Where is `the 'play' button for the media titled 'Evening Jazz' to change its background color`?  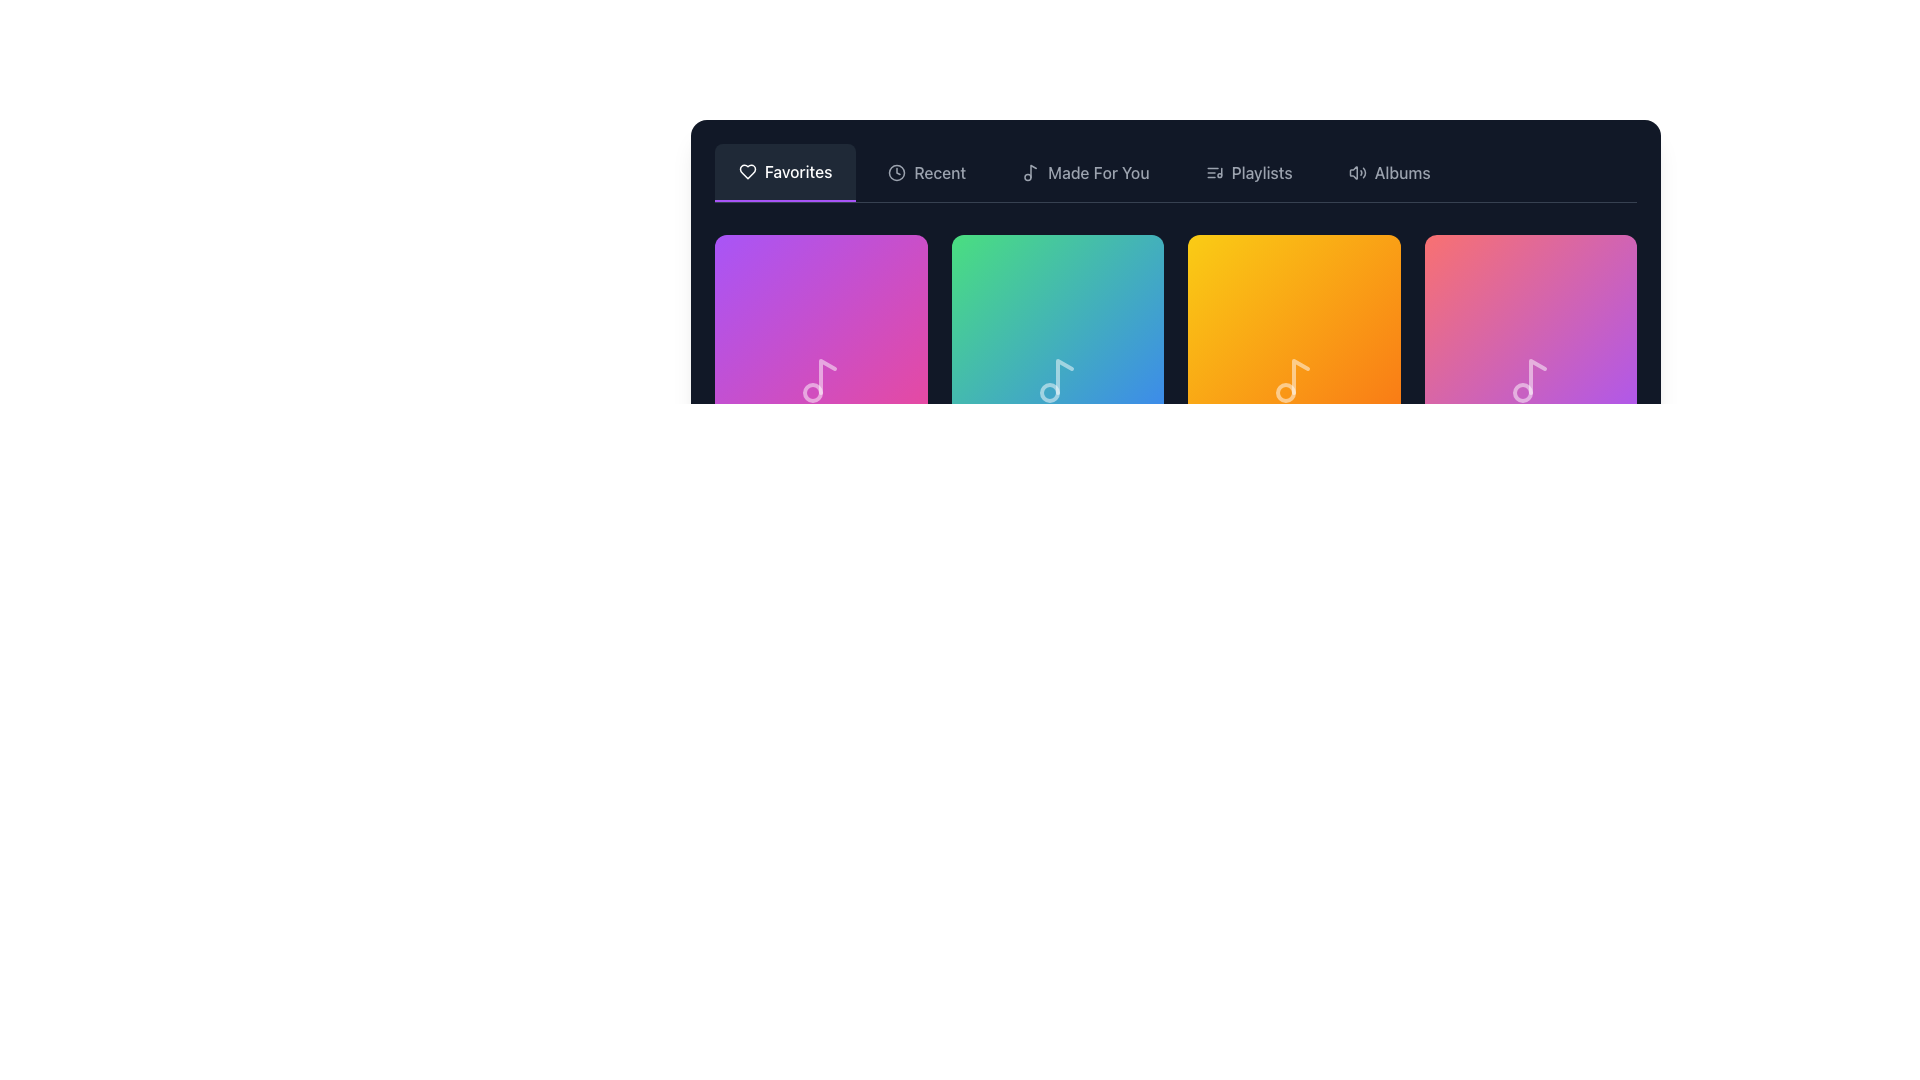 the 'play' button for the media titled 'Evening Jazz' to change its background color is located at coordinates (1597, 385).